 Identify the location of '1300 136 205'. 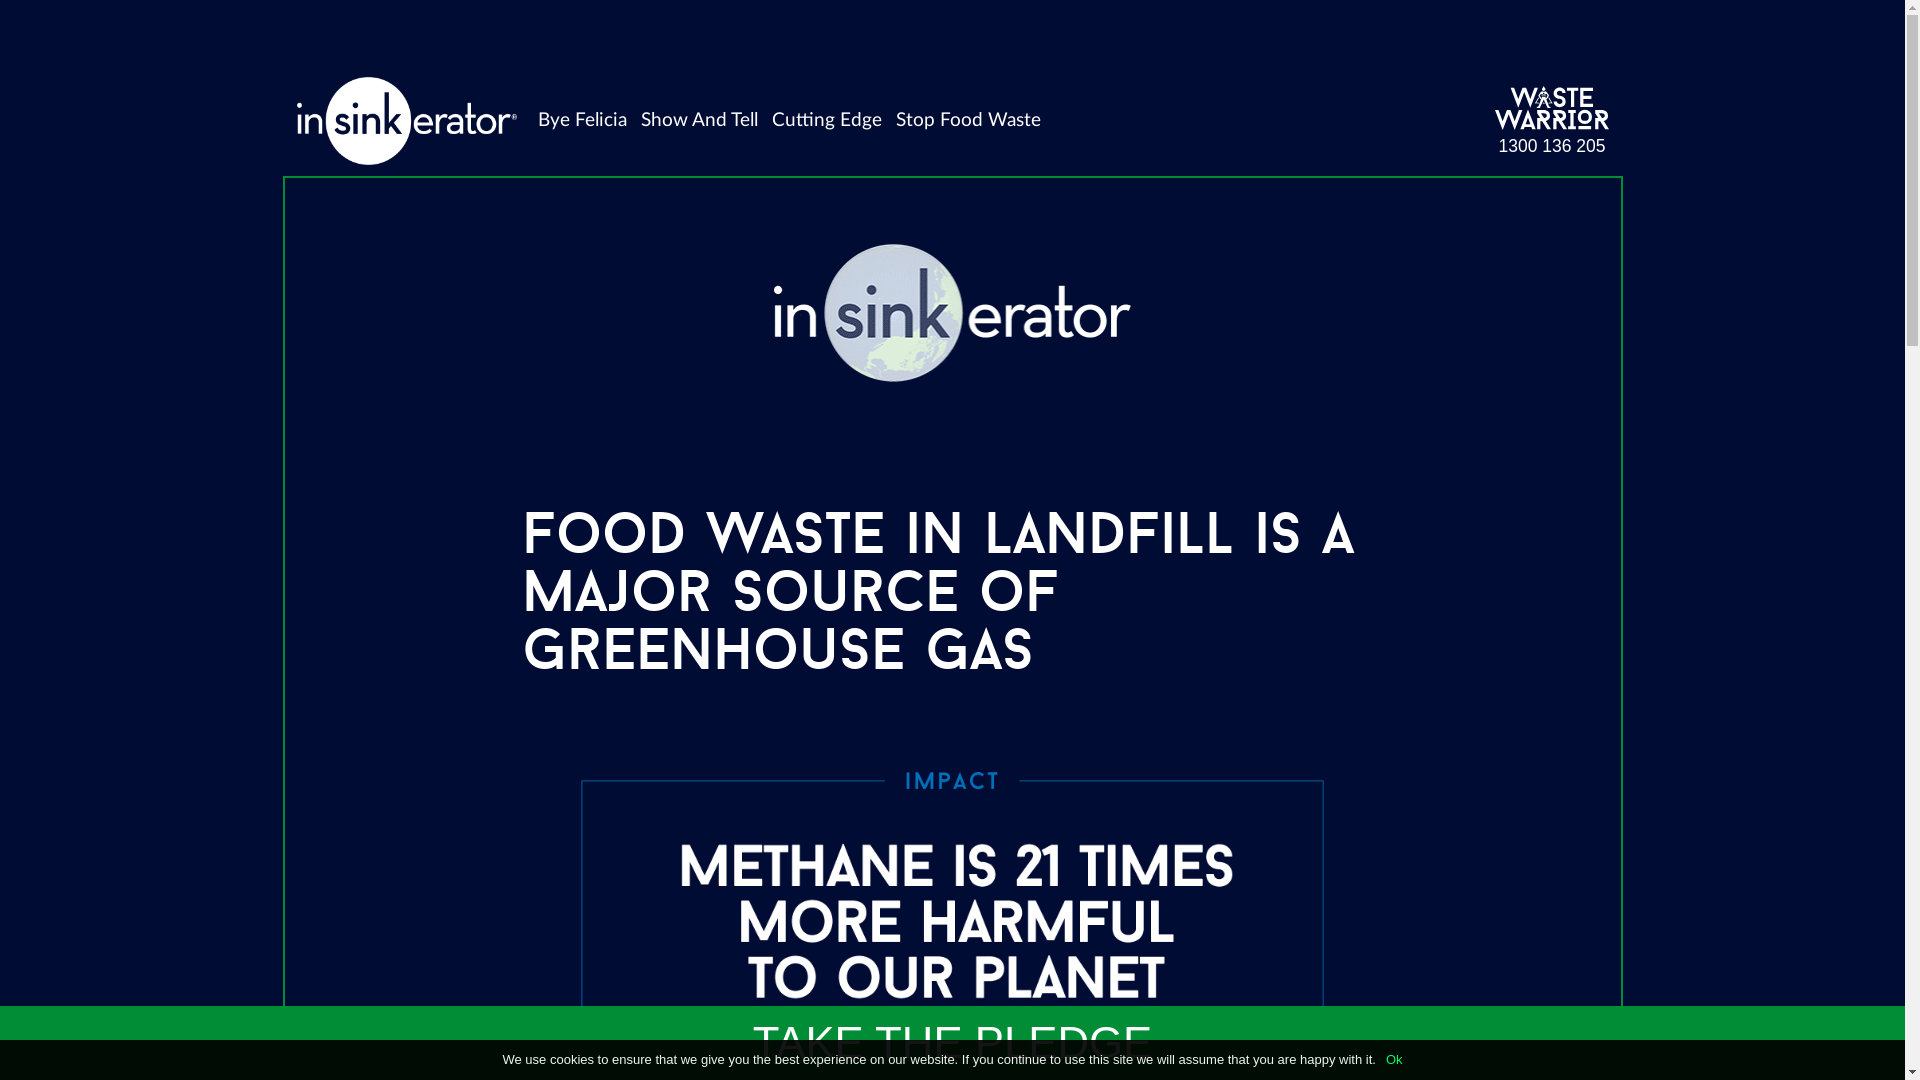
(1550, 145).